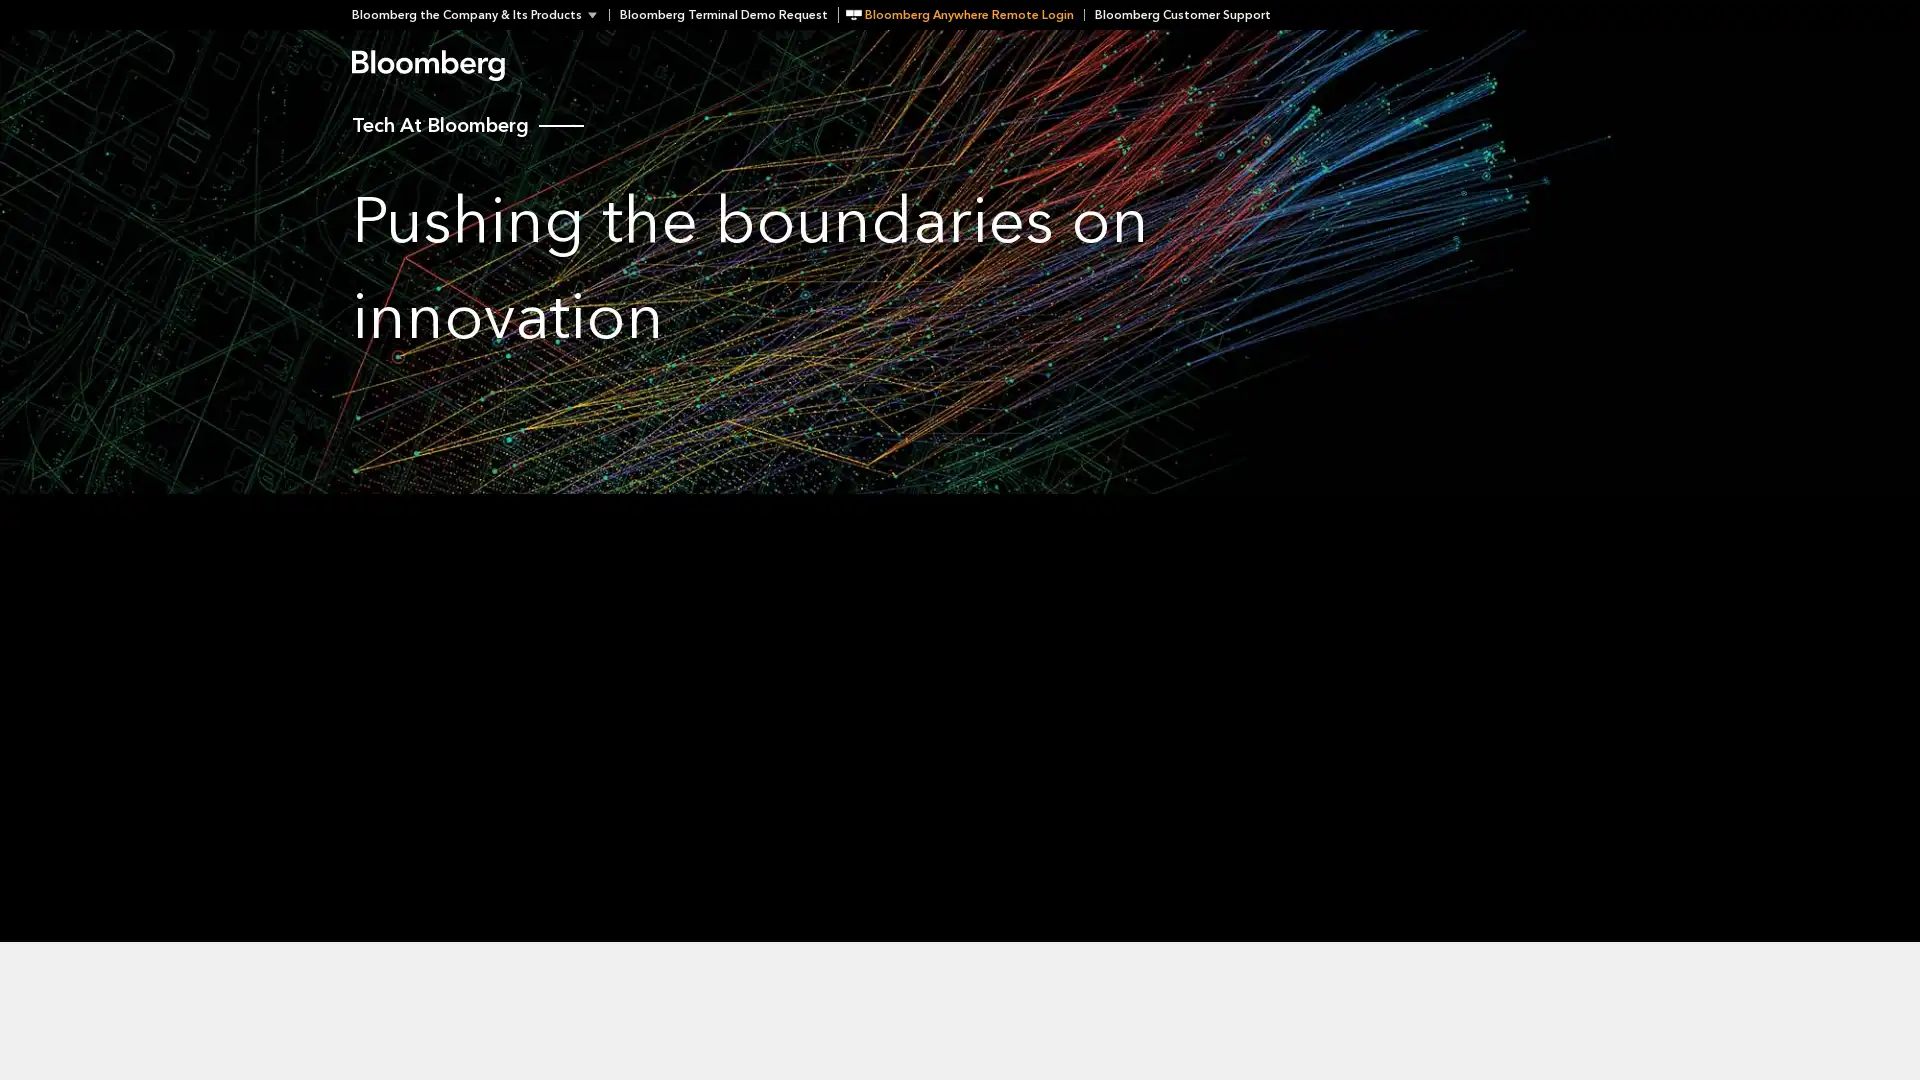 The height and width of the screenshot is (1080, 1920). I want to click on Bloomberg the Company & Its Products, so click(480, 15).